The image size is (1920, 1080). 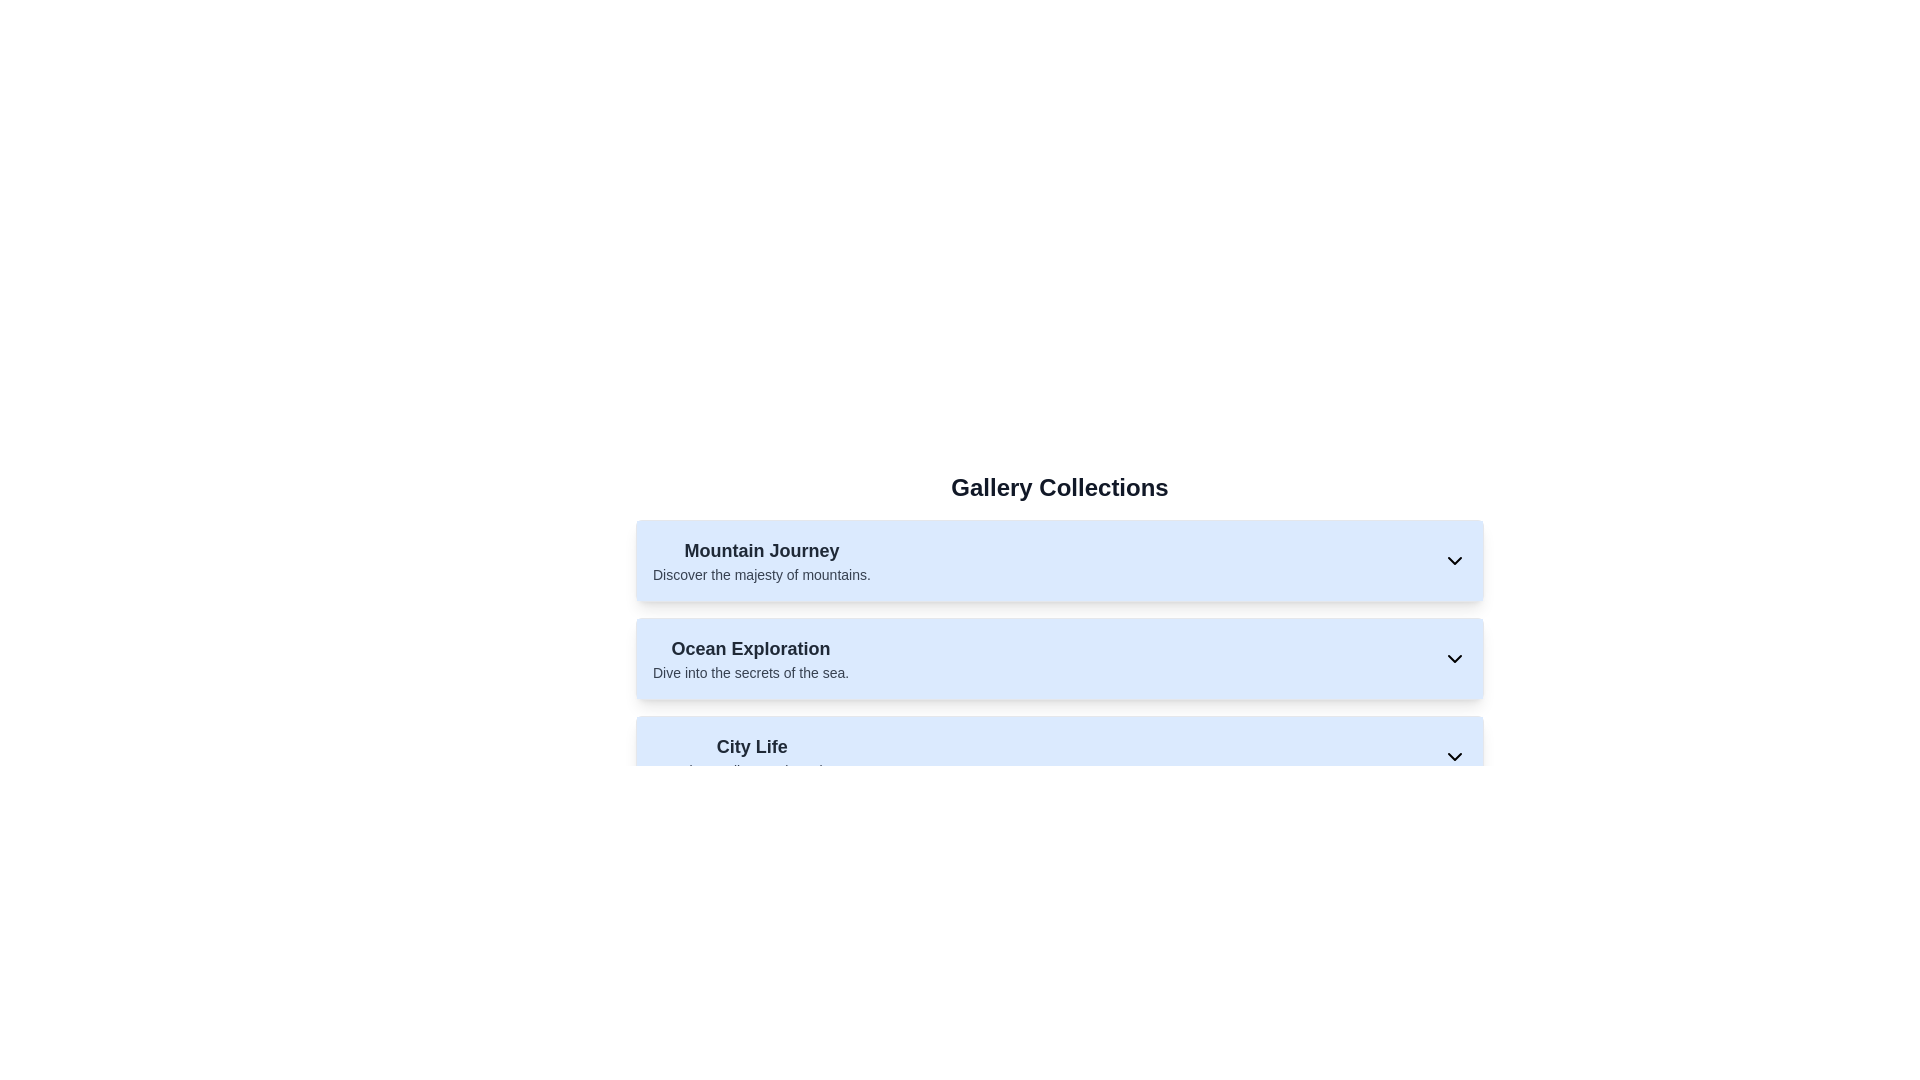 What do you see at coordinates (760, 560) in the screenshot?
I see `the Text block displaying the title and subtitle for the 'Mountain Journey' section, which is positioned at the top of the list above 'Ocean Exploration' and 'City Life'` at bounding box center [760, 560].